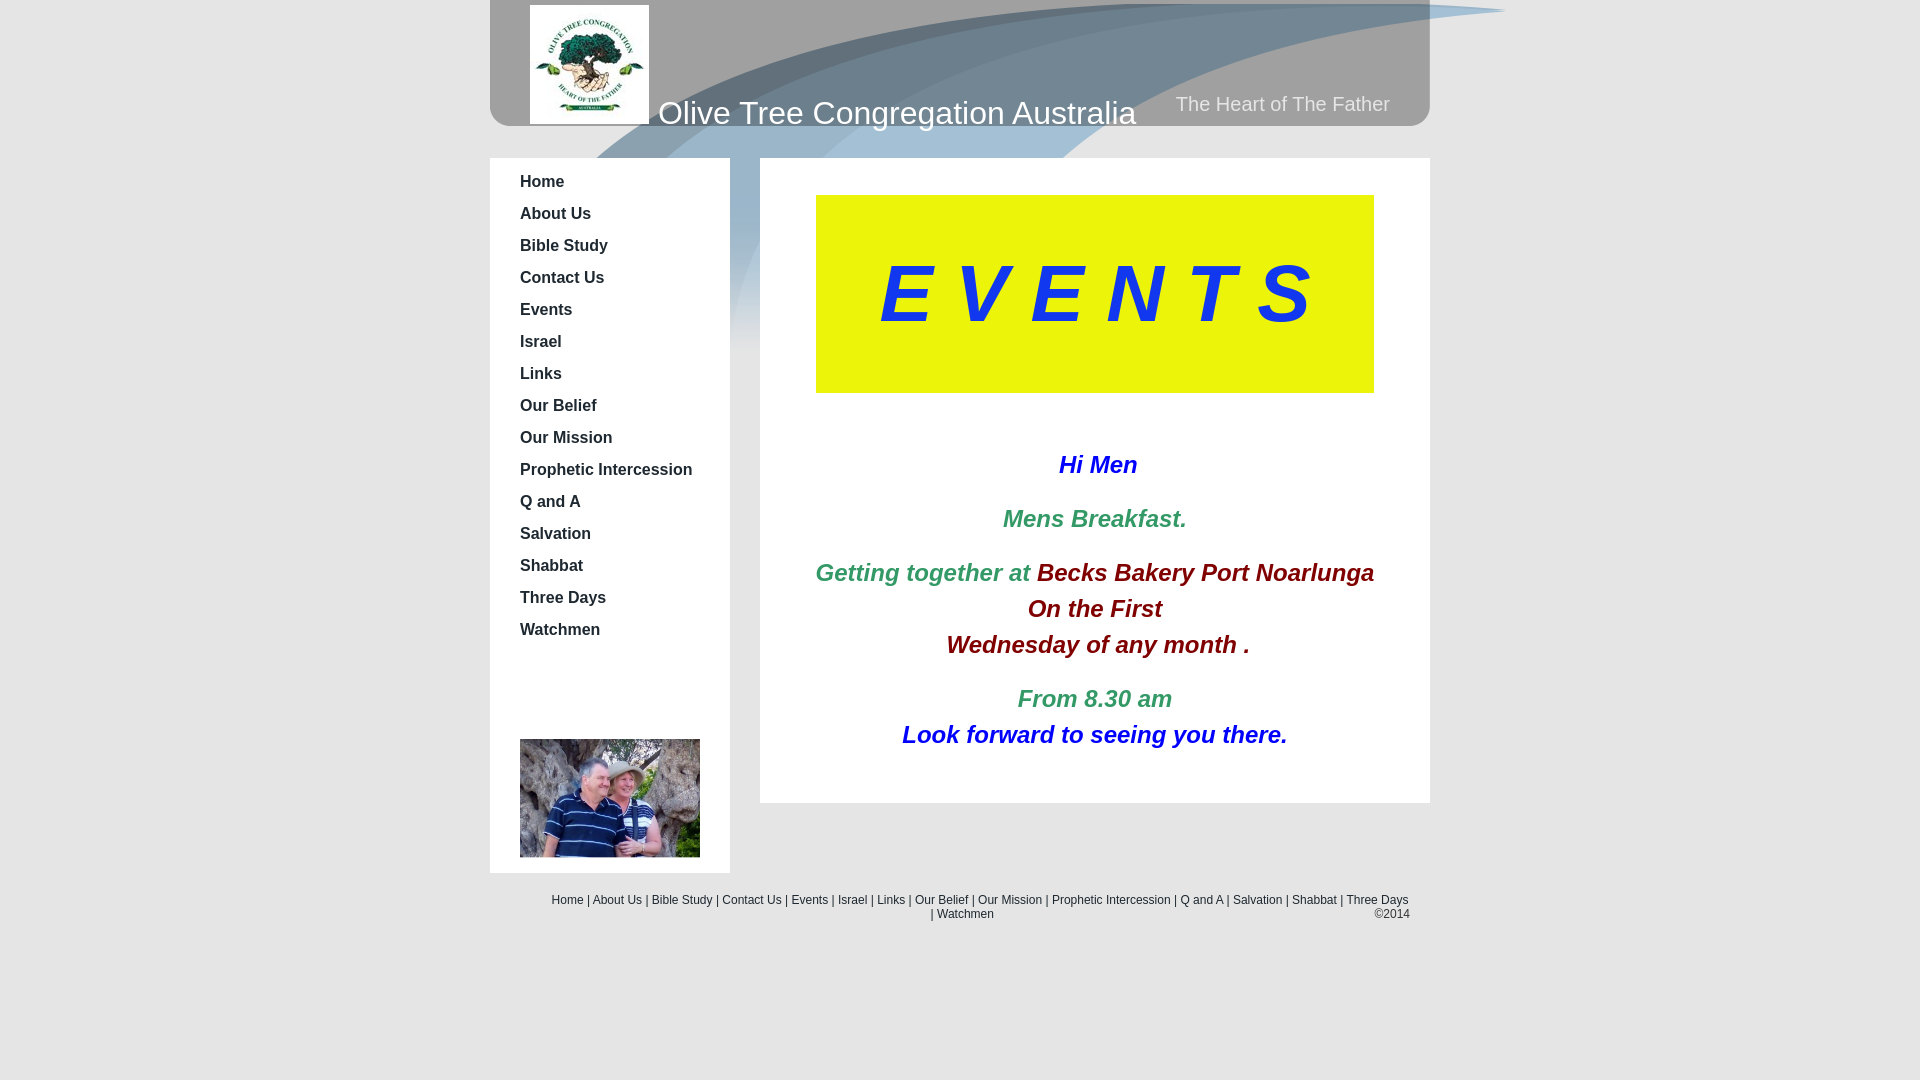 The width and height of the screenshot is (1920, 1080). Describe the element at coordinates (555, 213) in the screenshot. I see `'About Us'` at that location.